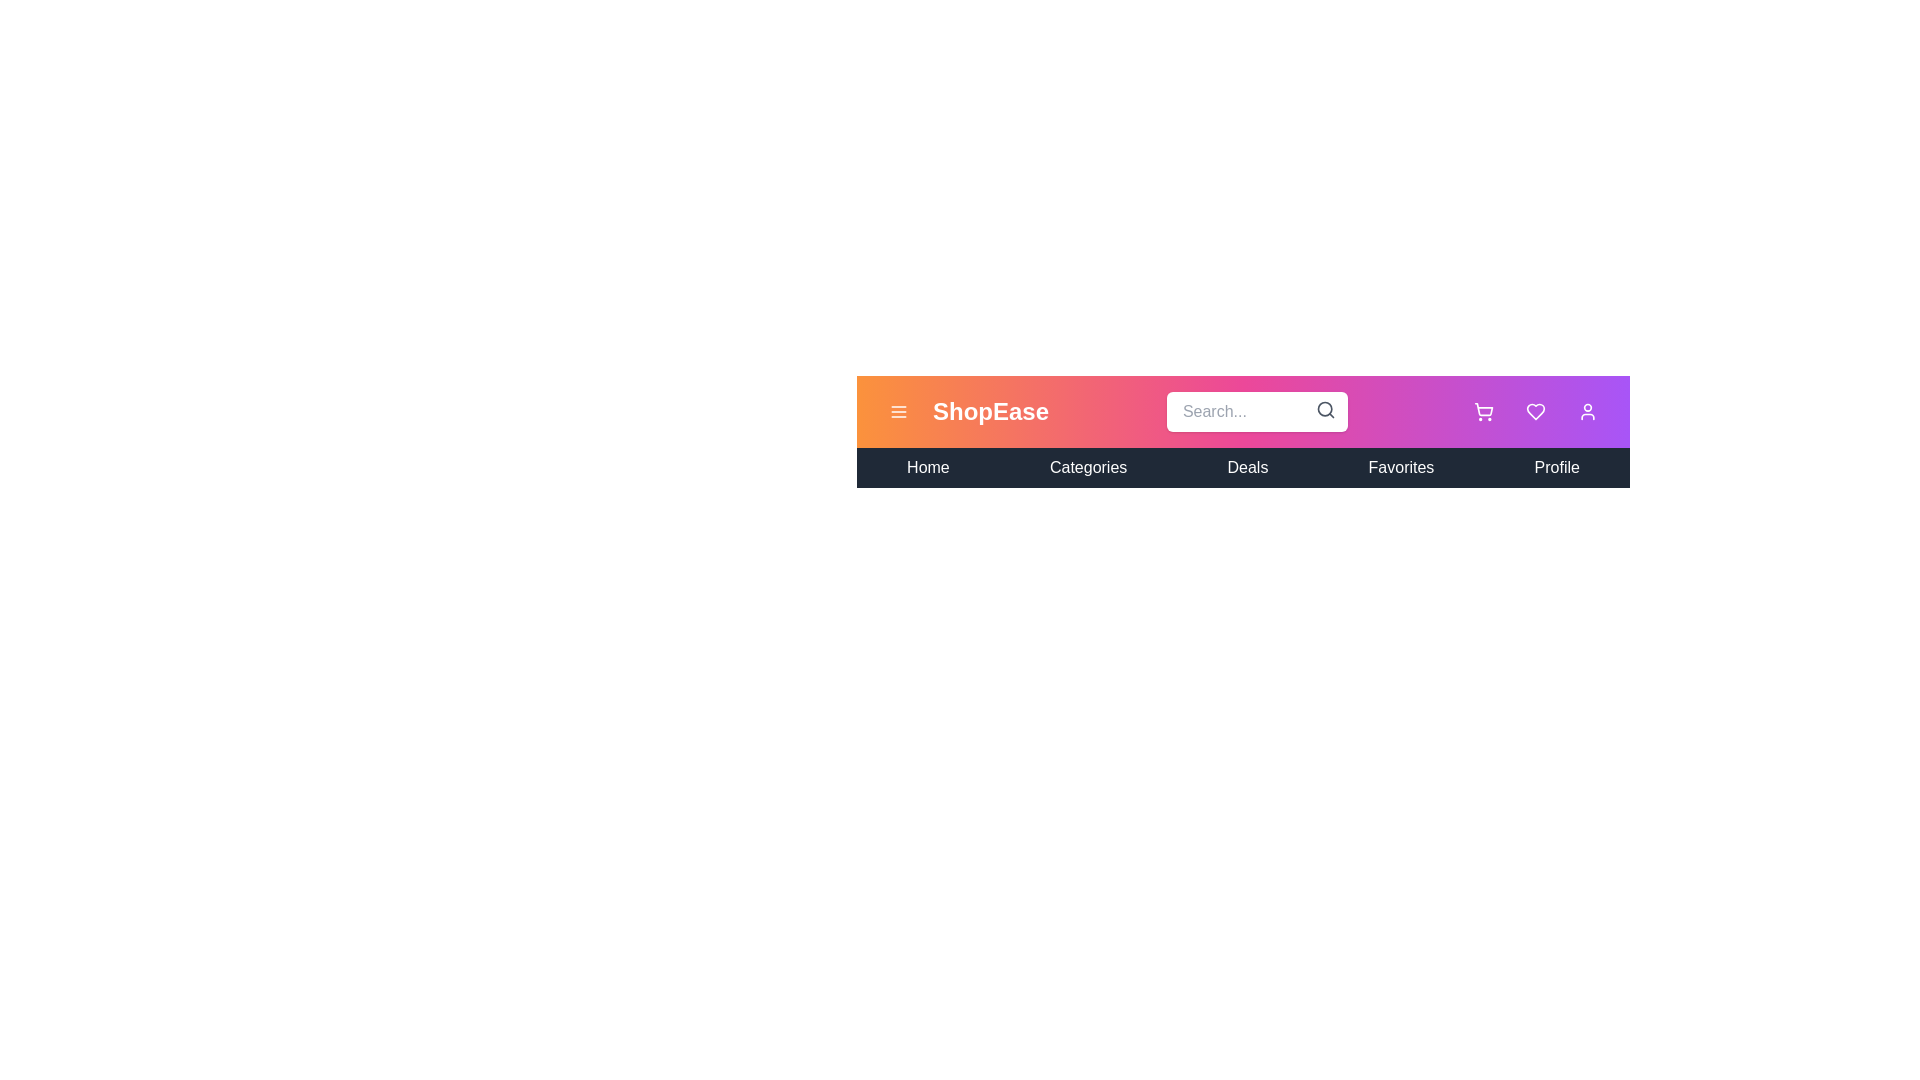 The height and width of the screenshot is (1080, 1920). What do you see at coordinates (1587, 411) in the screenshot?
I see `the user profile icon to access the user profile menu` at bounding box center [1587, 411].